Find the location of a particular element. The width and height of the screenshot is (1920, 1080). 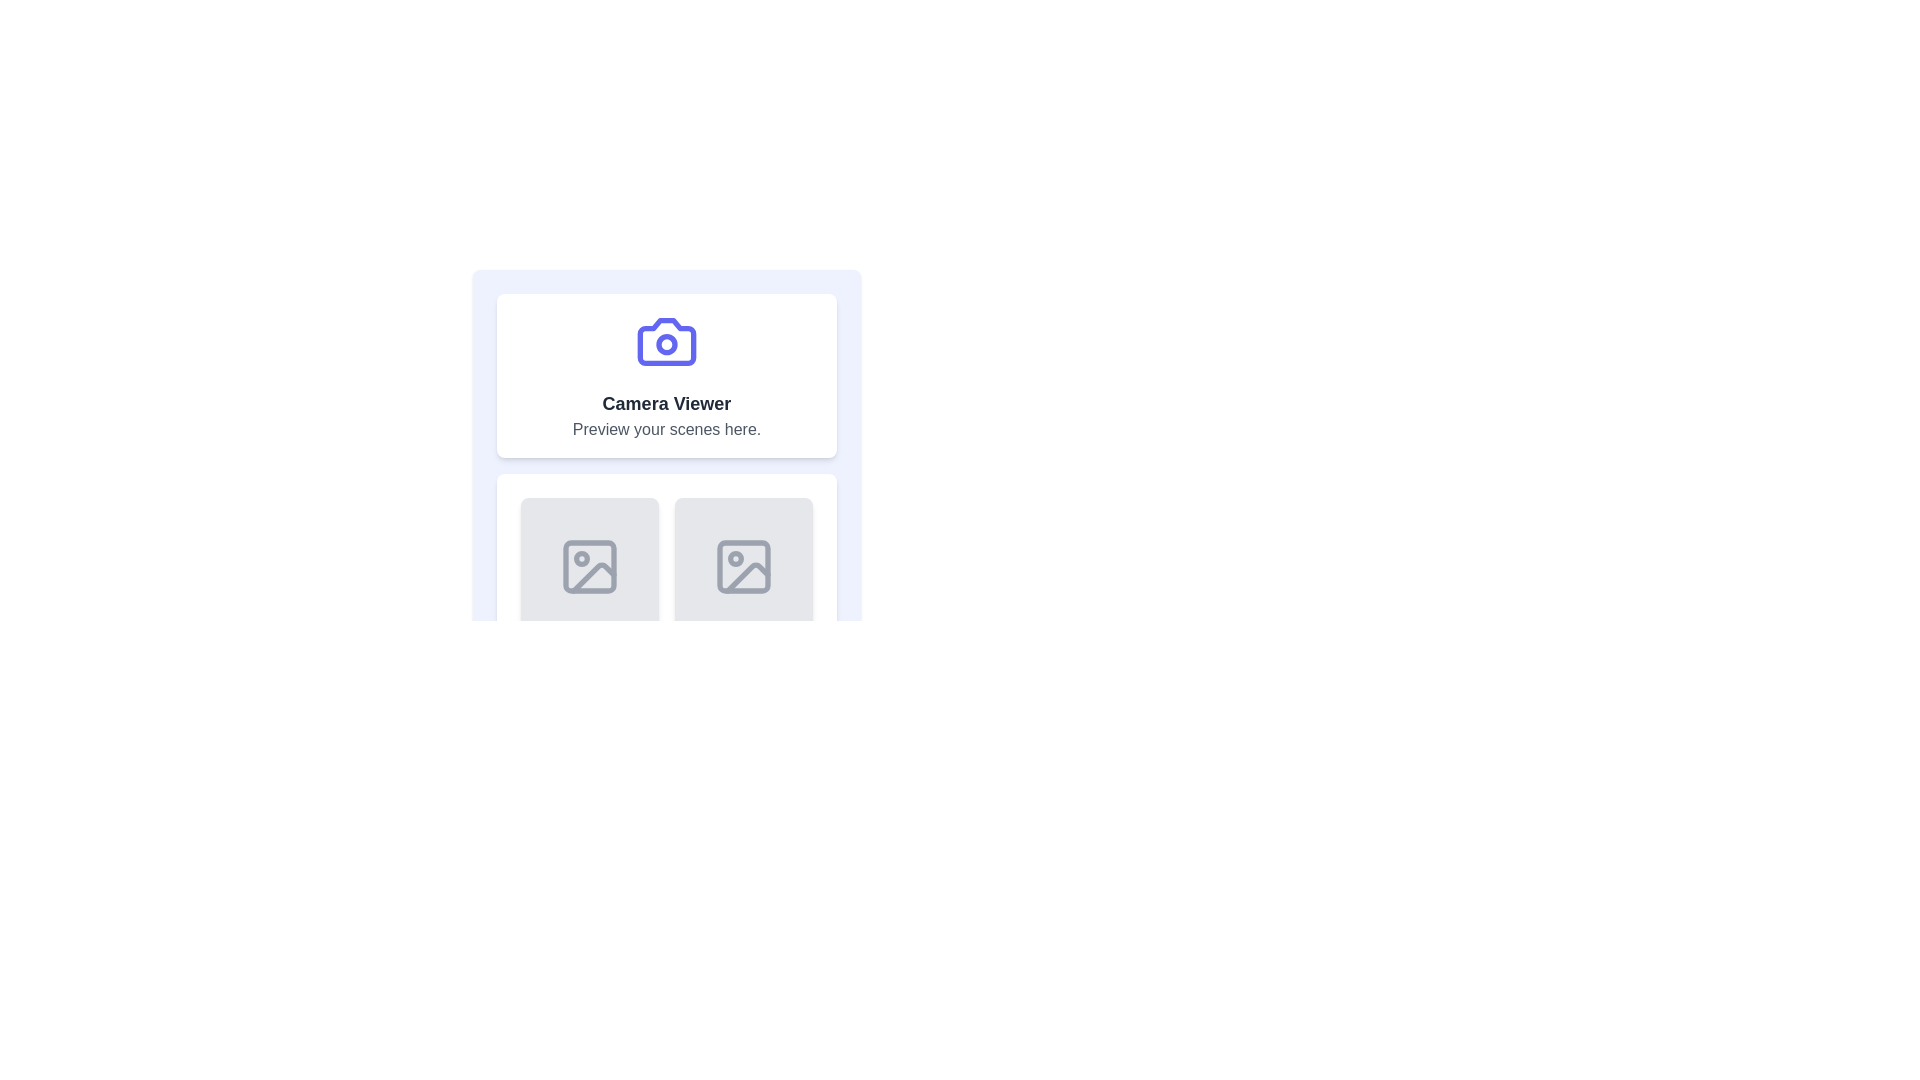

the inactive image placeholder icon button located in the bottom row of selectable elements, positioned to the right of another similar element is located at coordinates (743, 567).